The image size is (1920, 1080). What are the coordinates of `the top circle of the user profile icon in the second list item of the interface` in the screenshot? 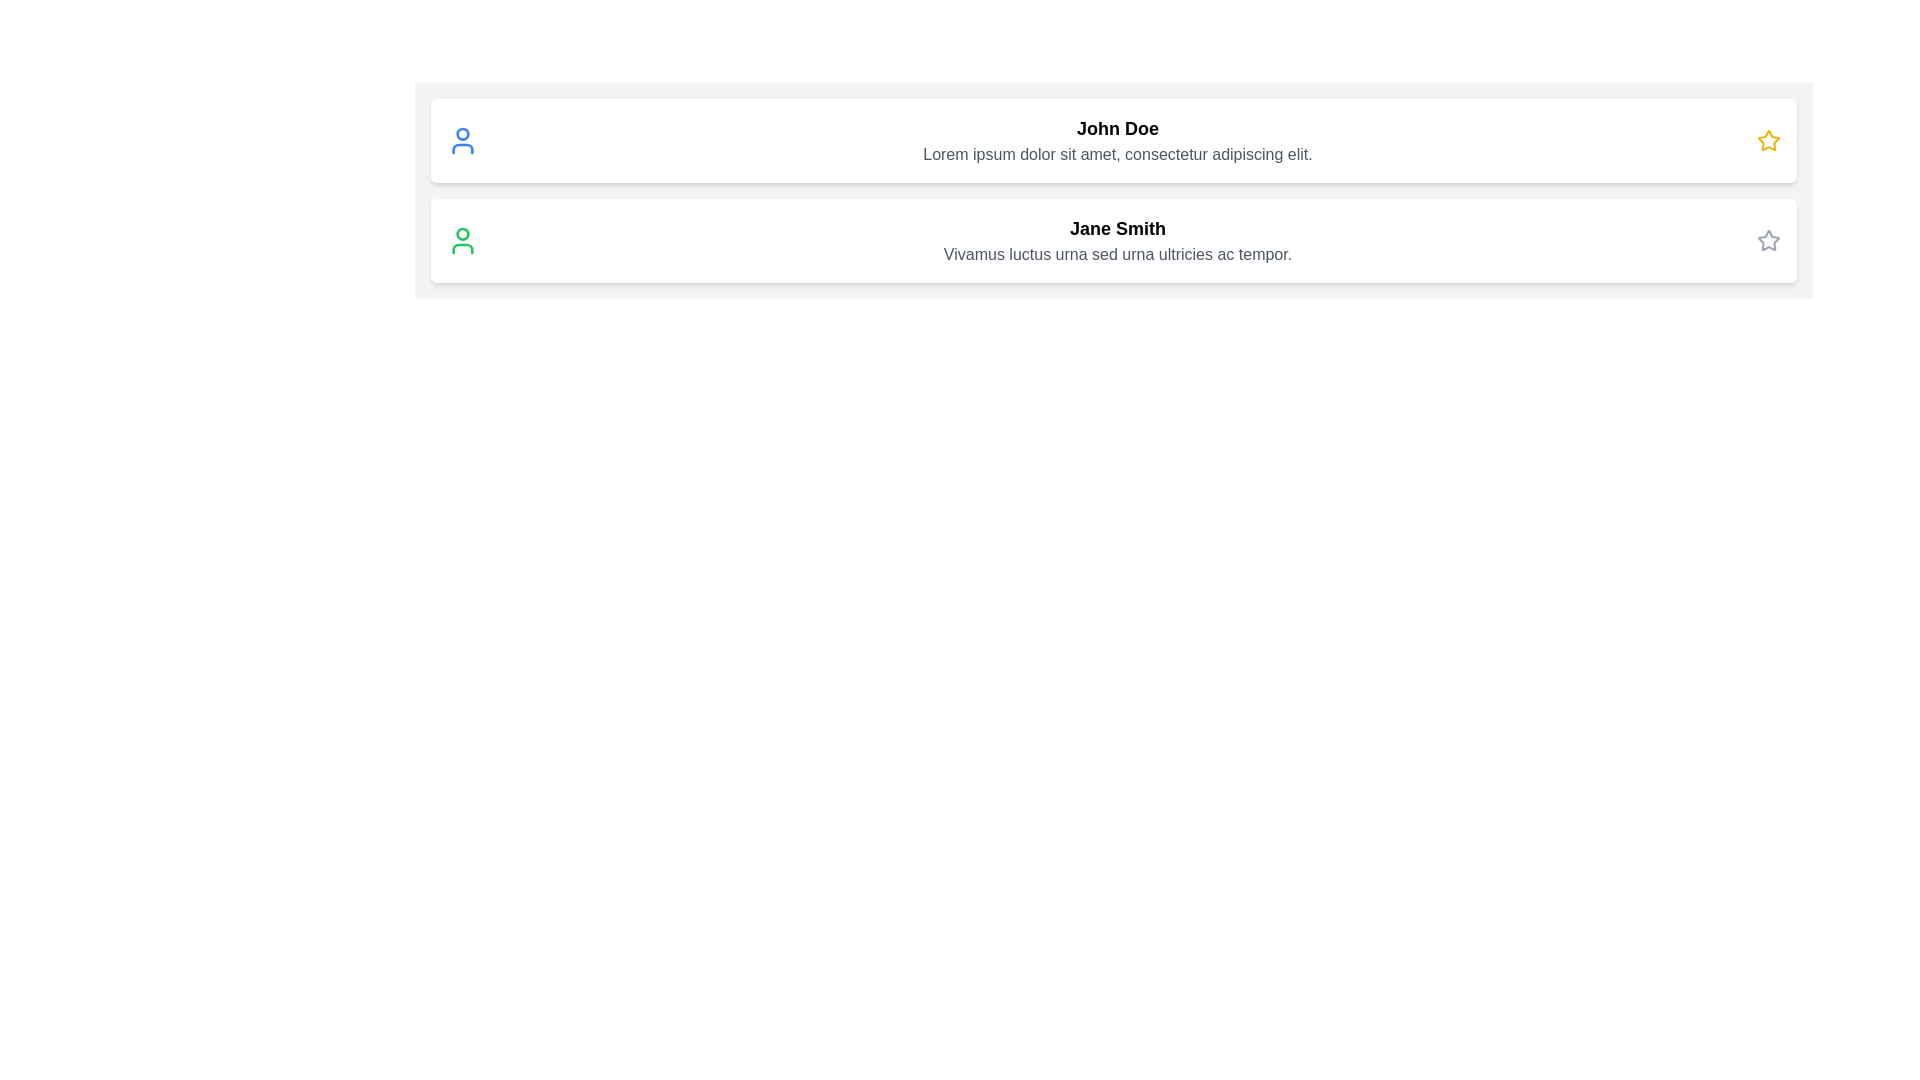 It's located at (461, 233).